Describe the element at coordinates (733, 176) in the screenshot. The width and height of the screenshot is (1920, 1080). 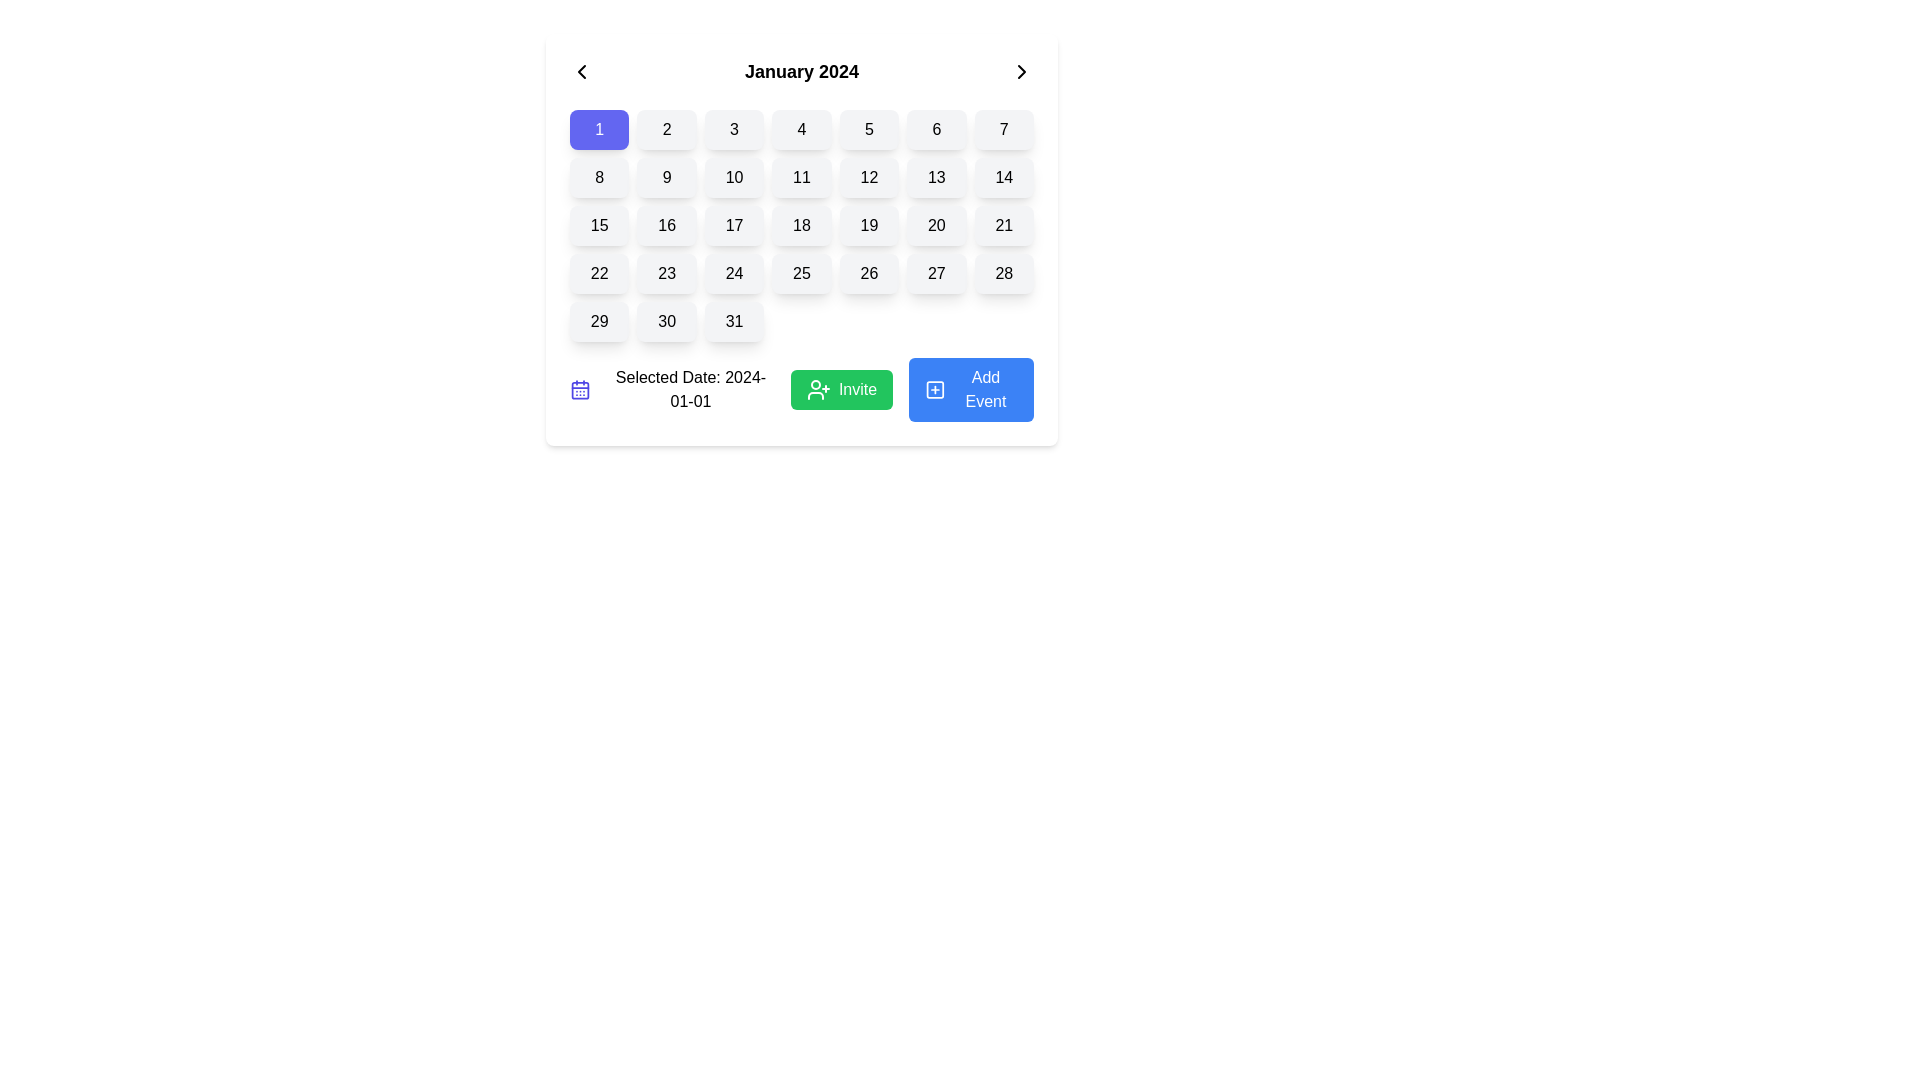
I see `the button representing the date '10' in the calendar interface` at that location.